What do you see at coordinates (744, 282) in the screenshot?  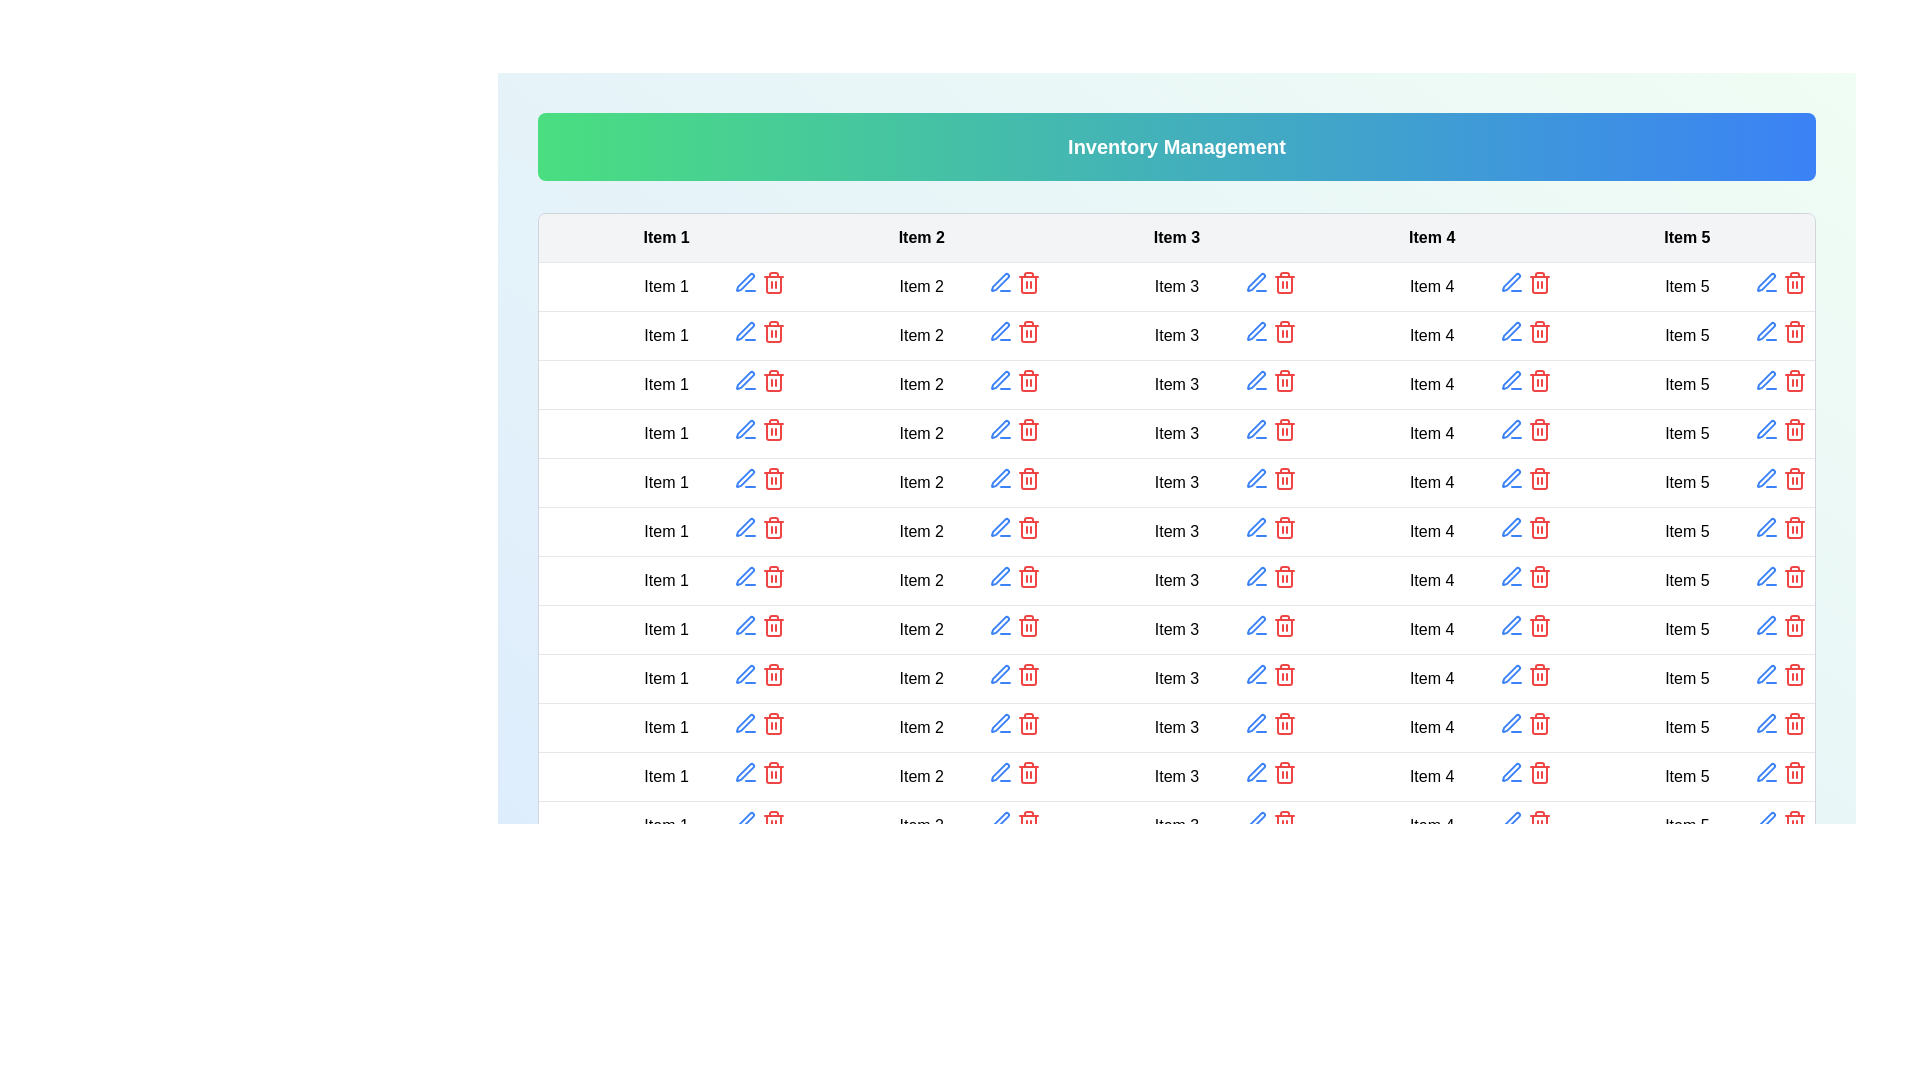 I see `the edit button for the specified cell to enable editing` at bounding box center [744, 282].